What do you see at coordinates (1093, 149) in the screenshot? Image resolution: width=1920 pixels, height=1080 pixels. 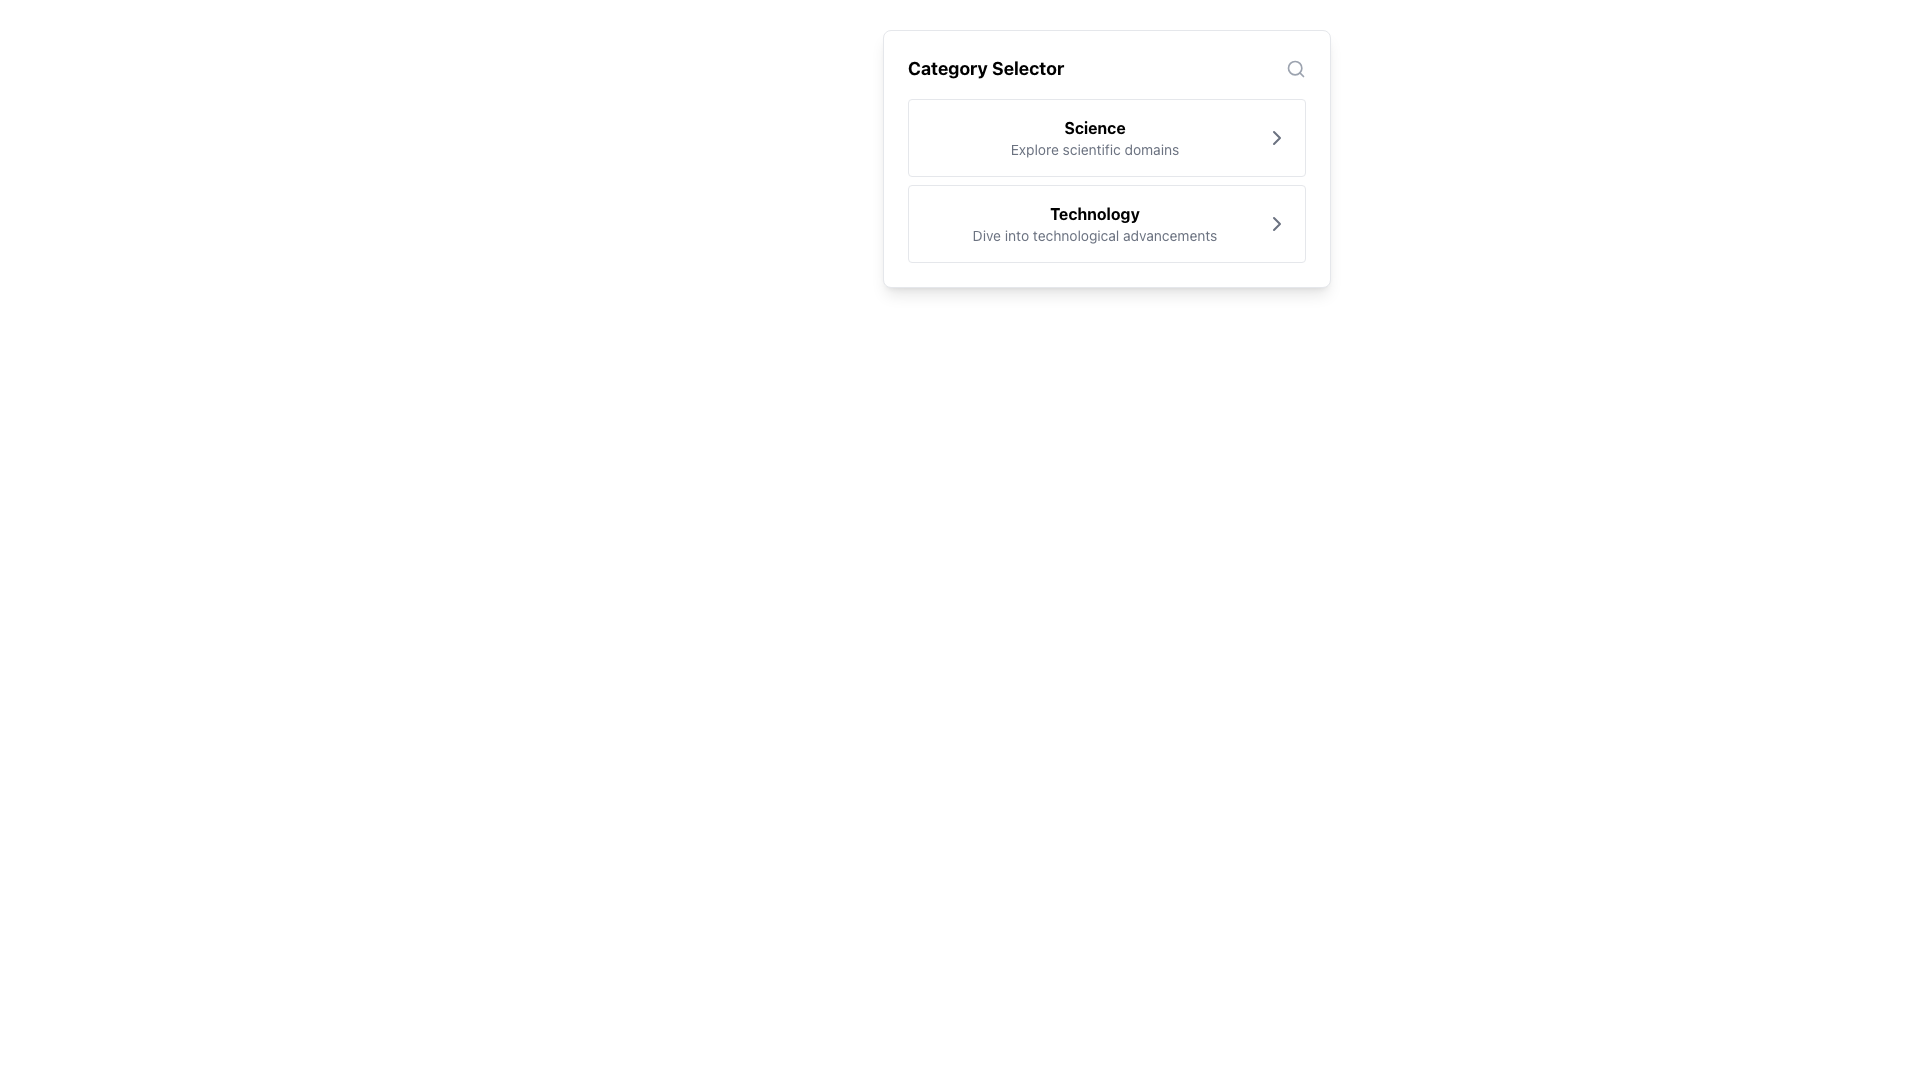 I see `the static text element that serves as a descriptive label for the 'Science' category, located directly below the bold 'Science' text within the 'Category Selector' card` at bounding box center [1093, 149].